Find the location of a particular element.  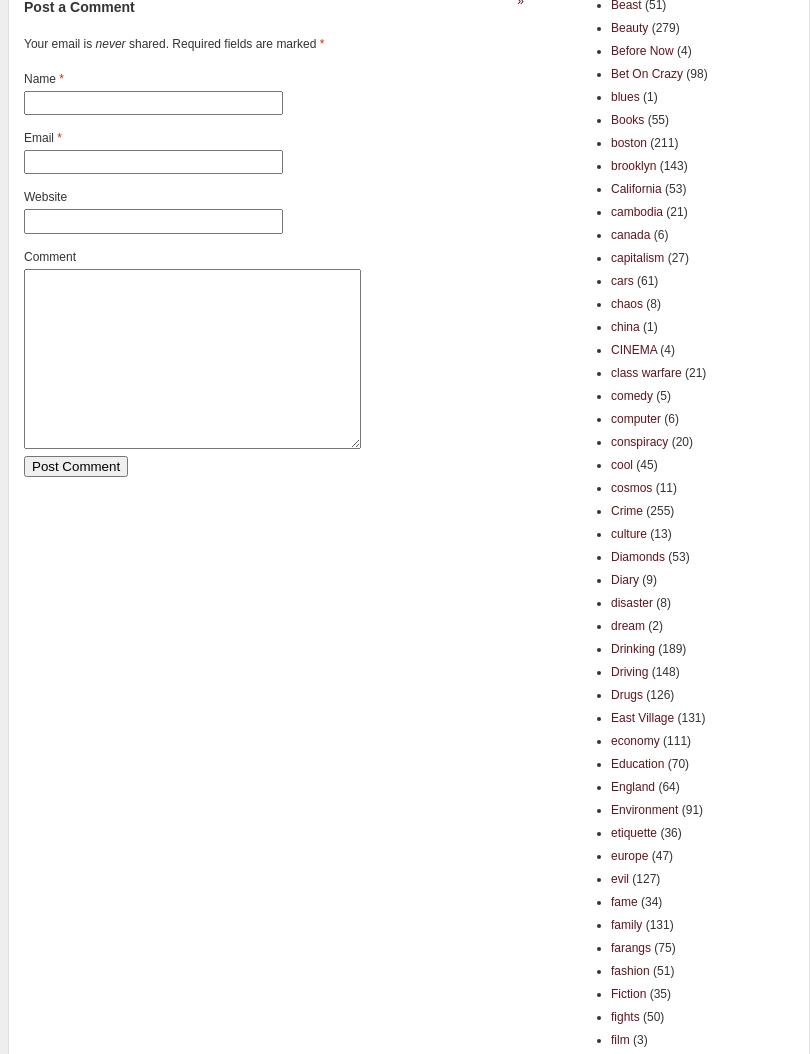

'(255)' is located at coordinates (657, 509).